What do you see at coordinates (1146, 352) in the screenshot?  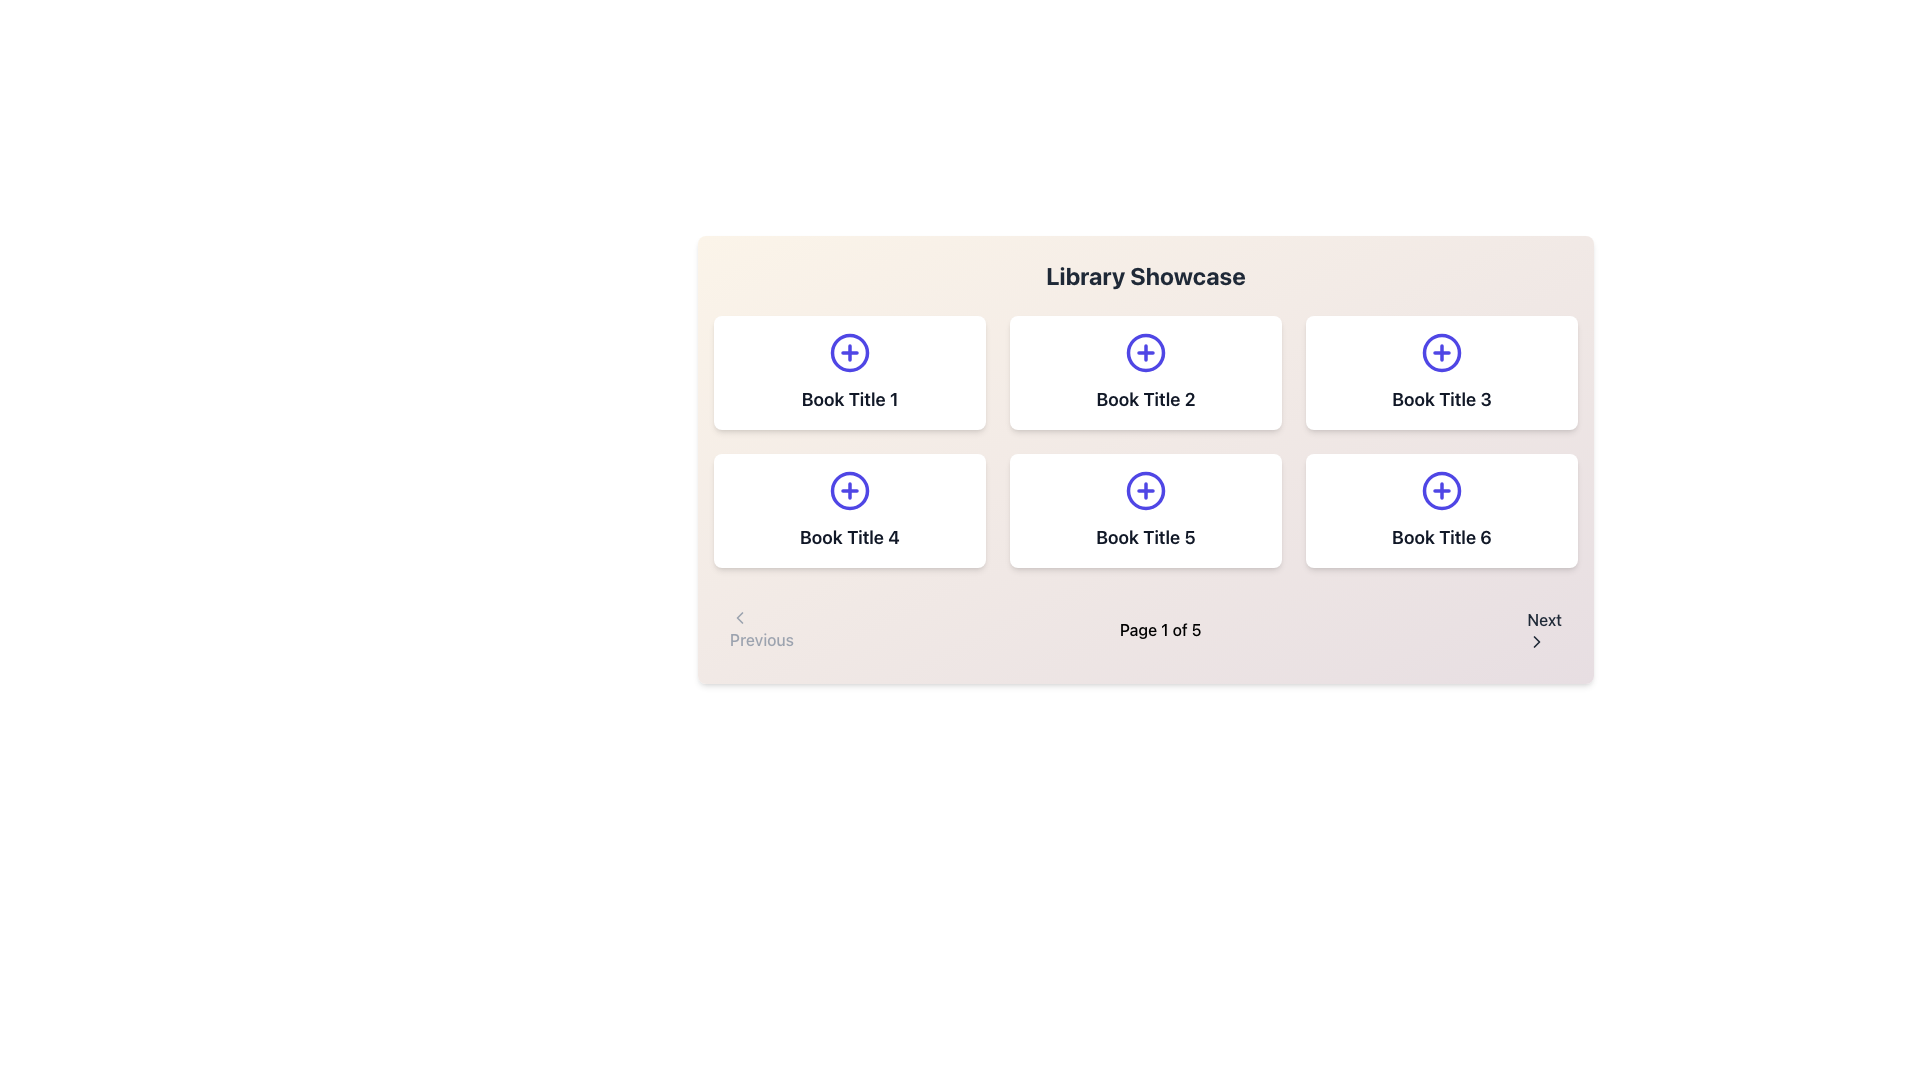 I see `the circular blue icon with a plus sign (+) located in the top-middle card titled 'Book Title 2'` at bounding box center [1146, 352].